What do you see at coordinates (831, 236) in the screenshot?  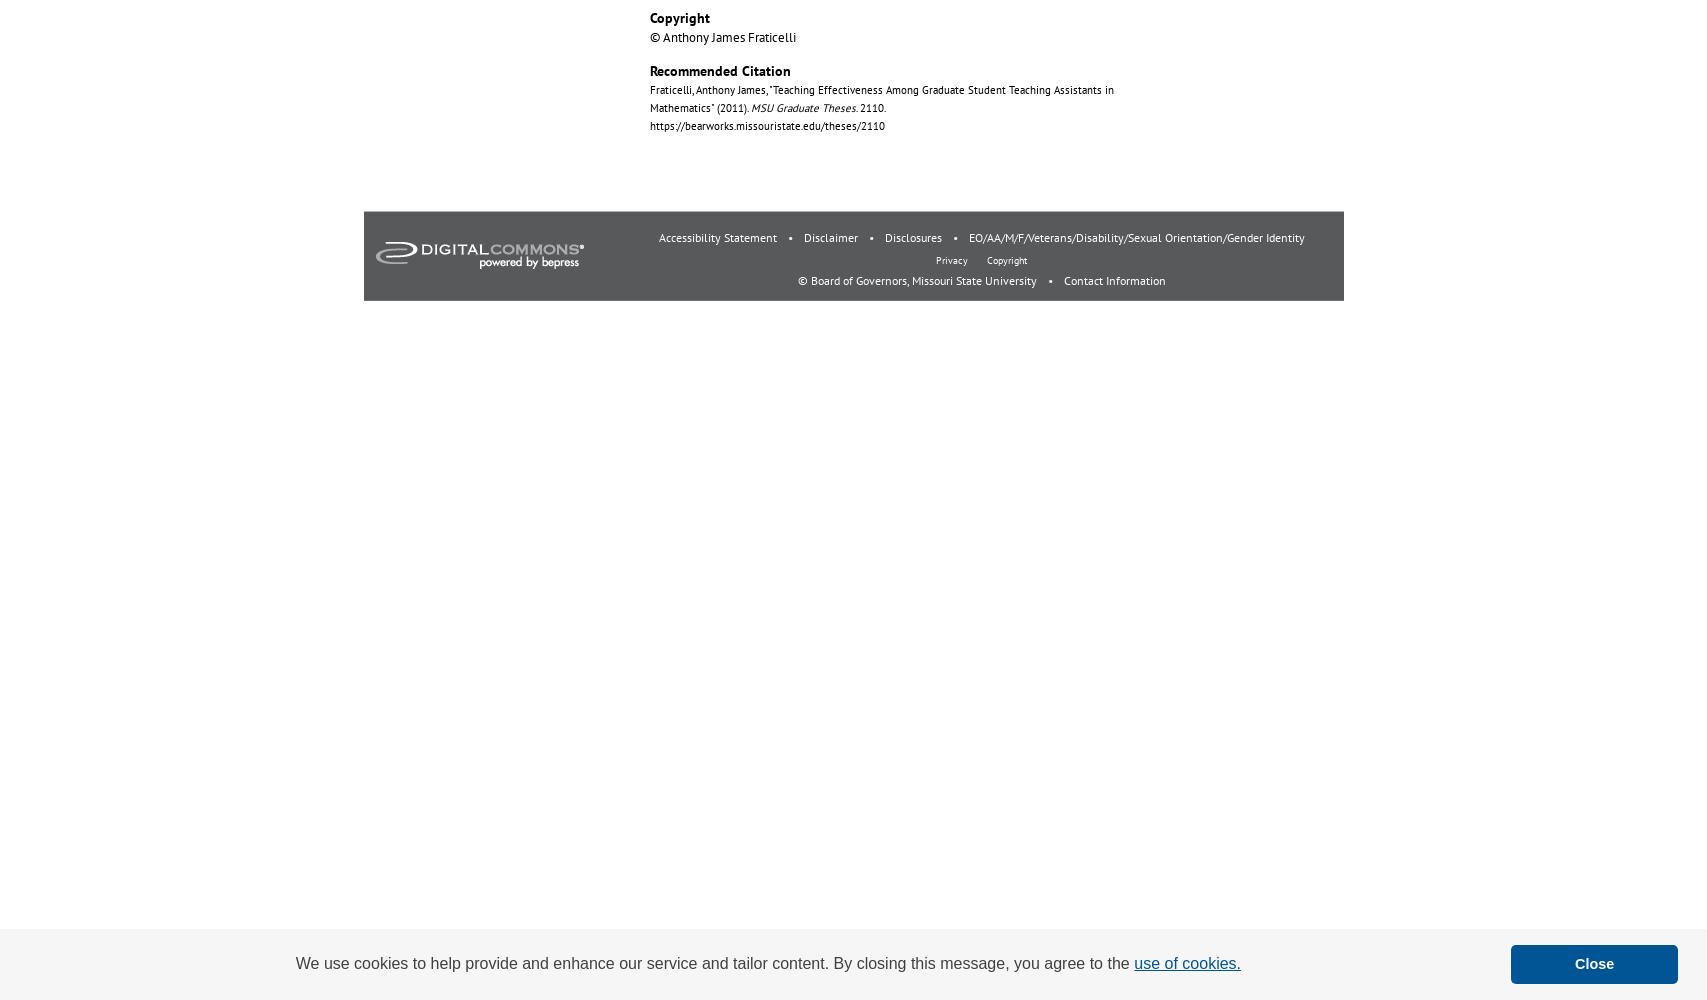 I see `'Disclaimer'` at bounding box center [831, 236].